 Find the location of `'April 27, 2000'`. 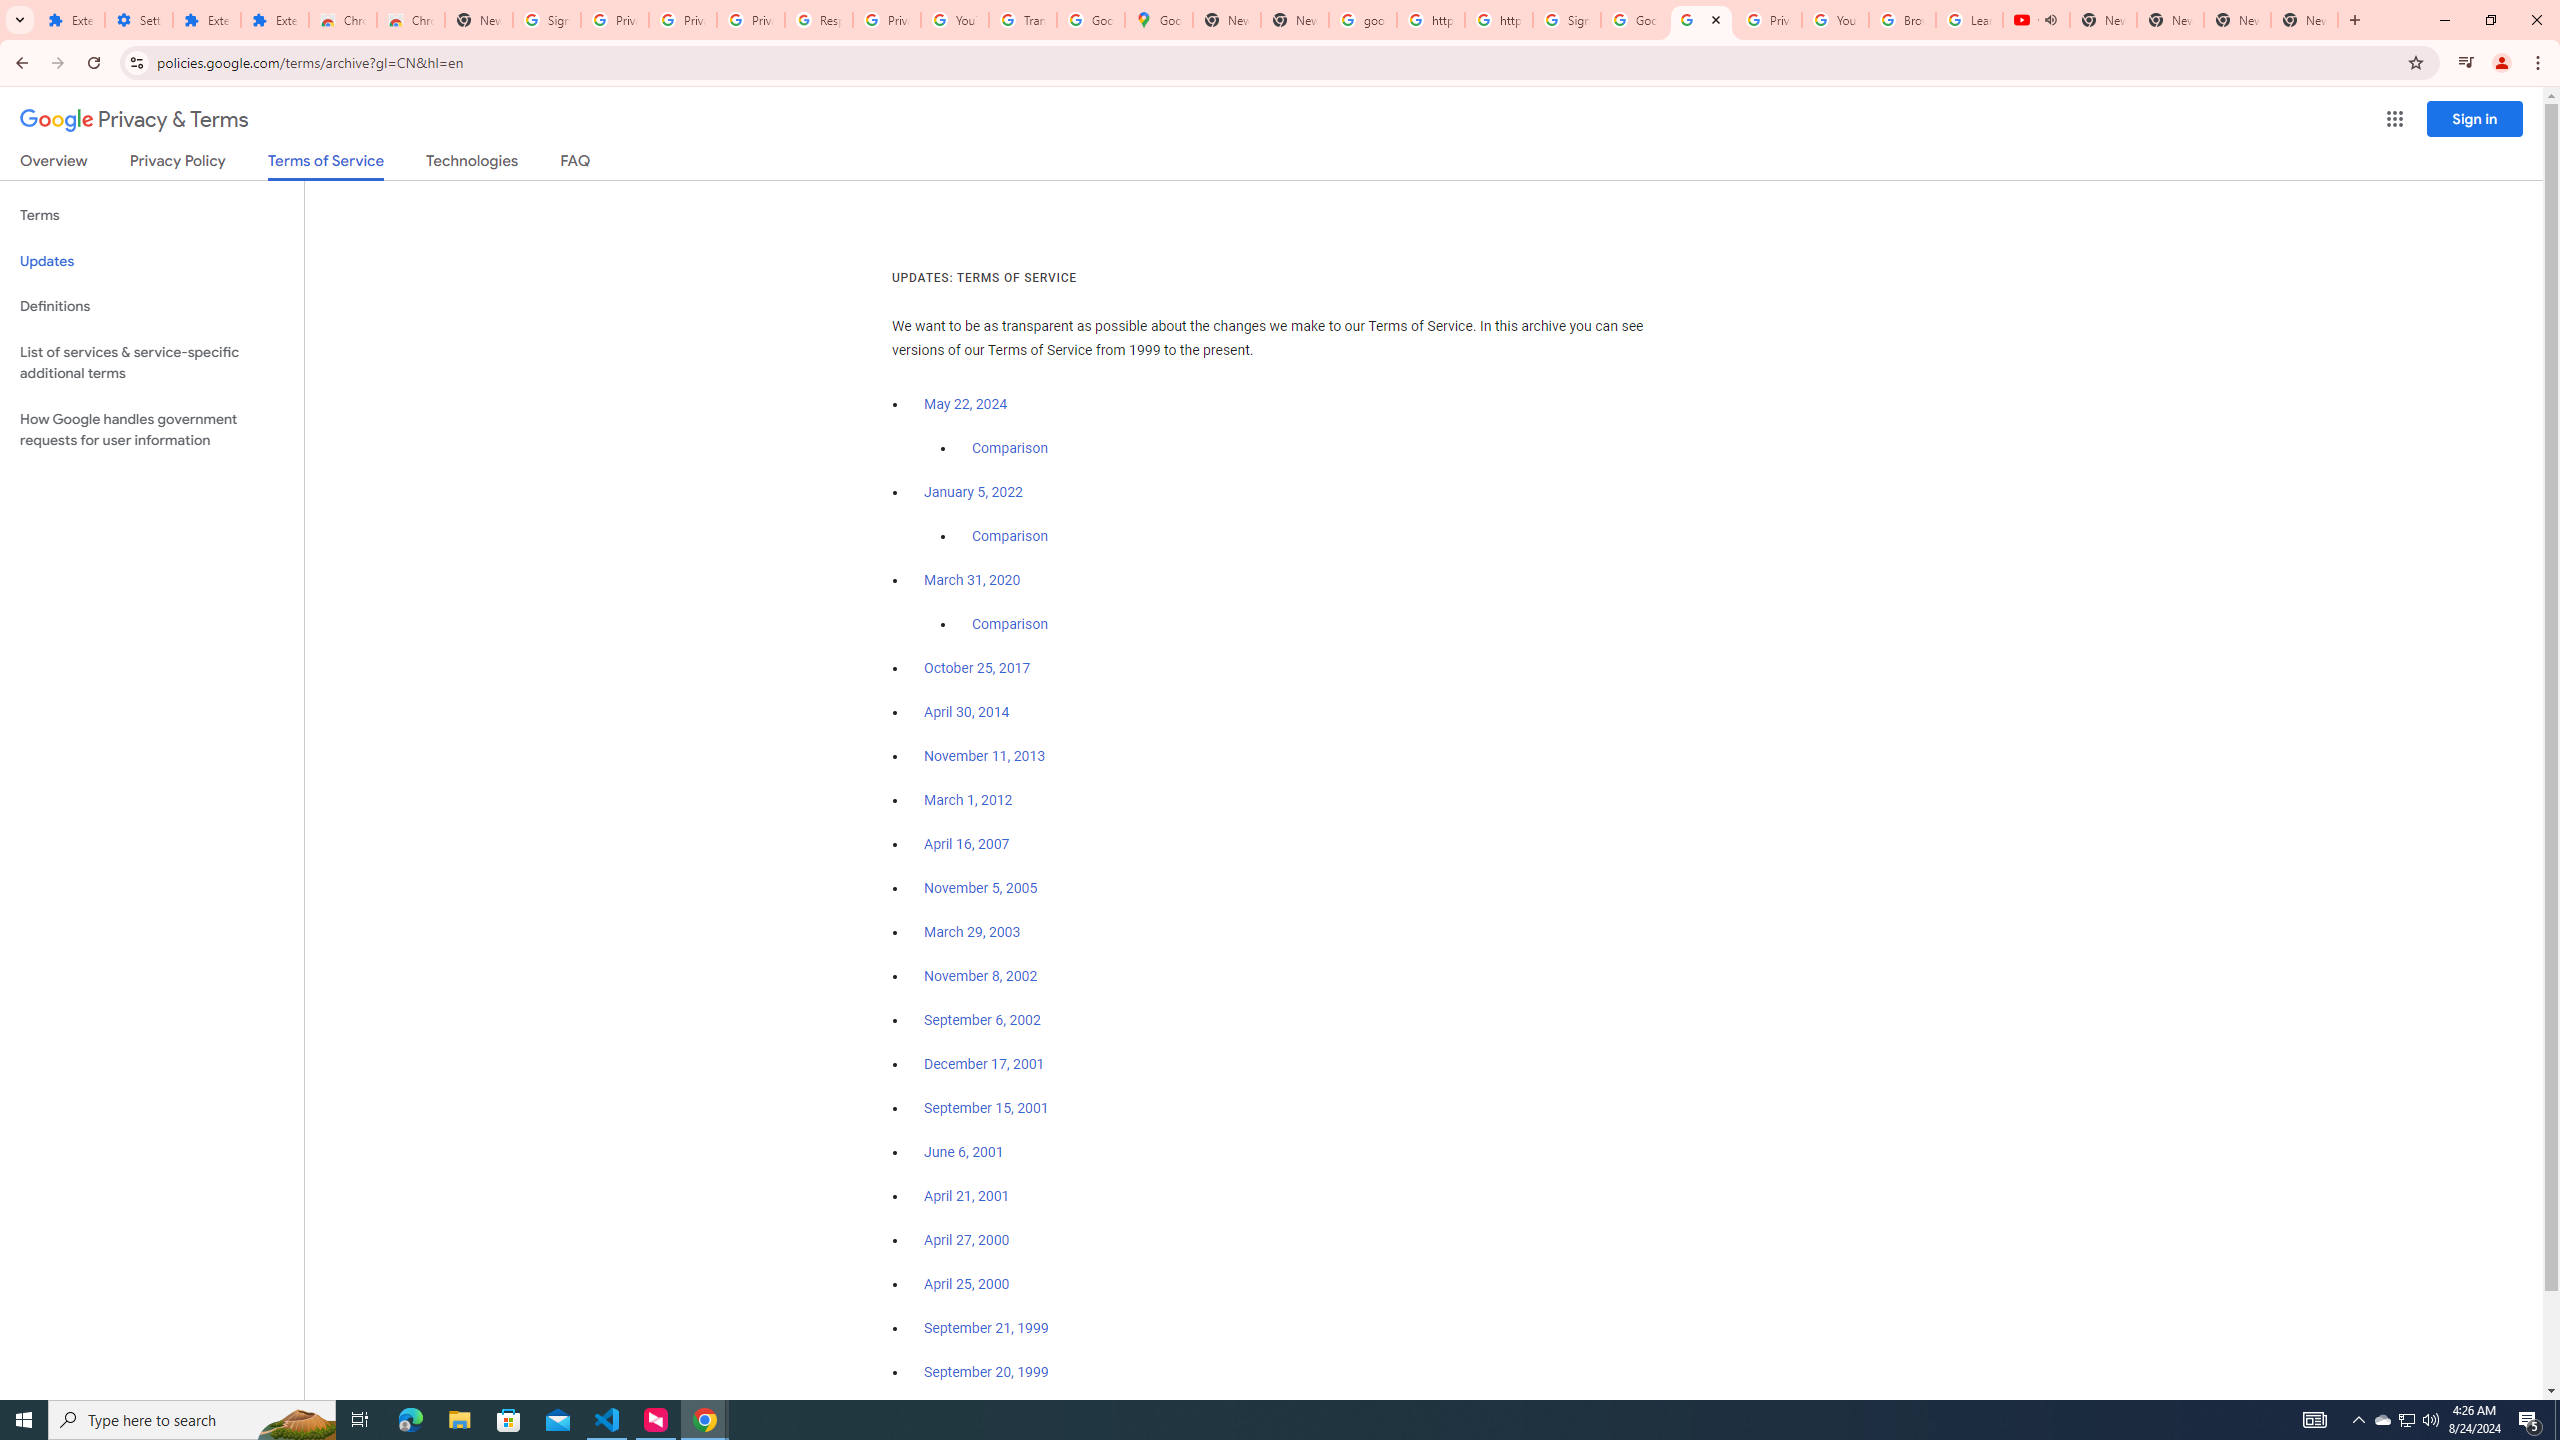

'April 27, 2000' is located at coordinates (966, 1238).